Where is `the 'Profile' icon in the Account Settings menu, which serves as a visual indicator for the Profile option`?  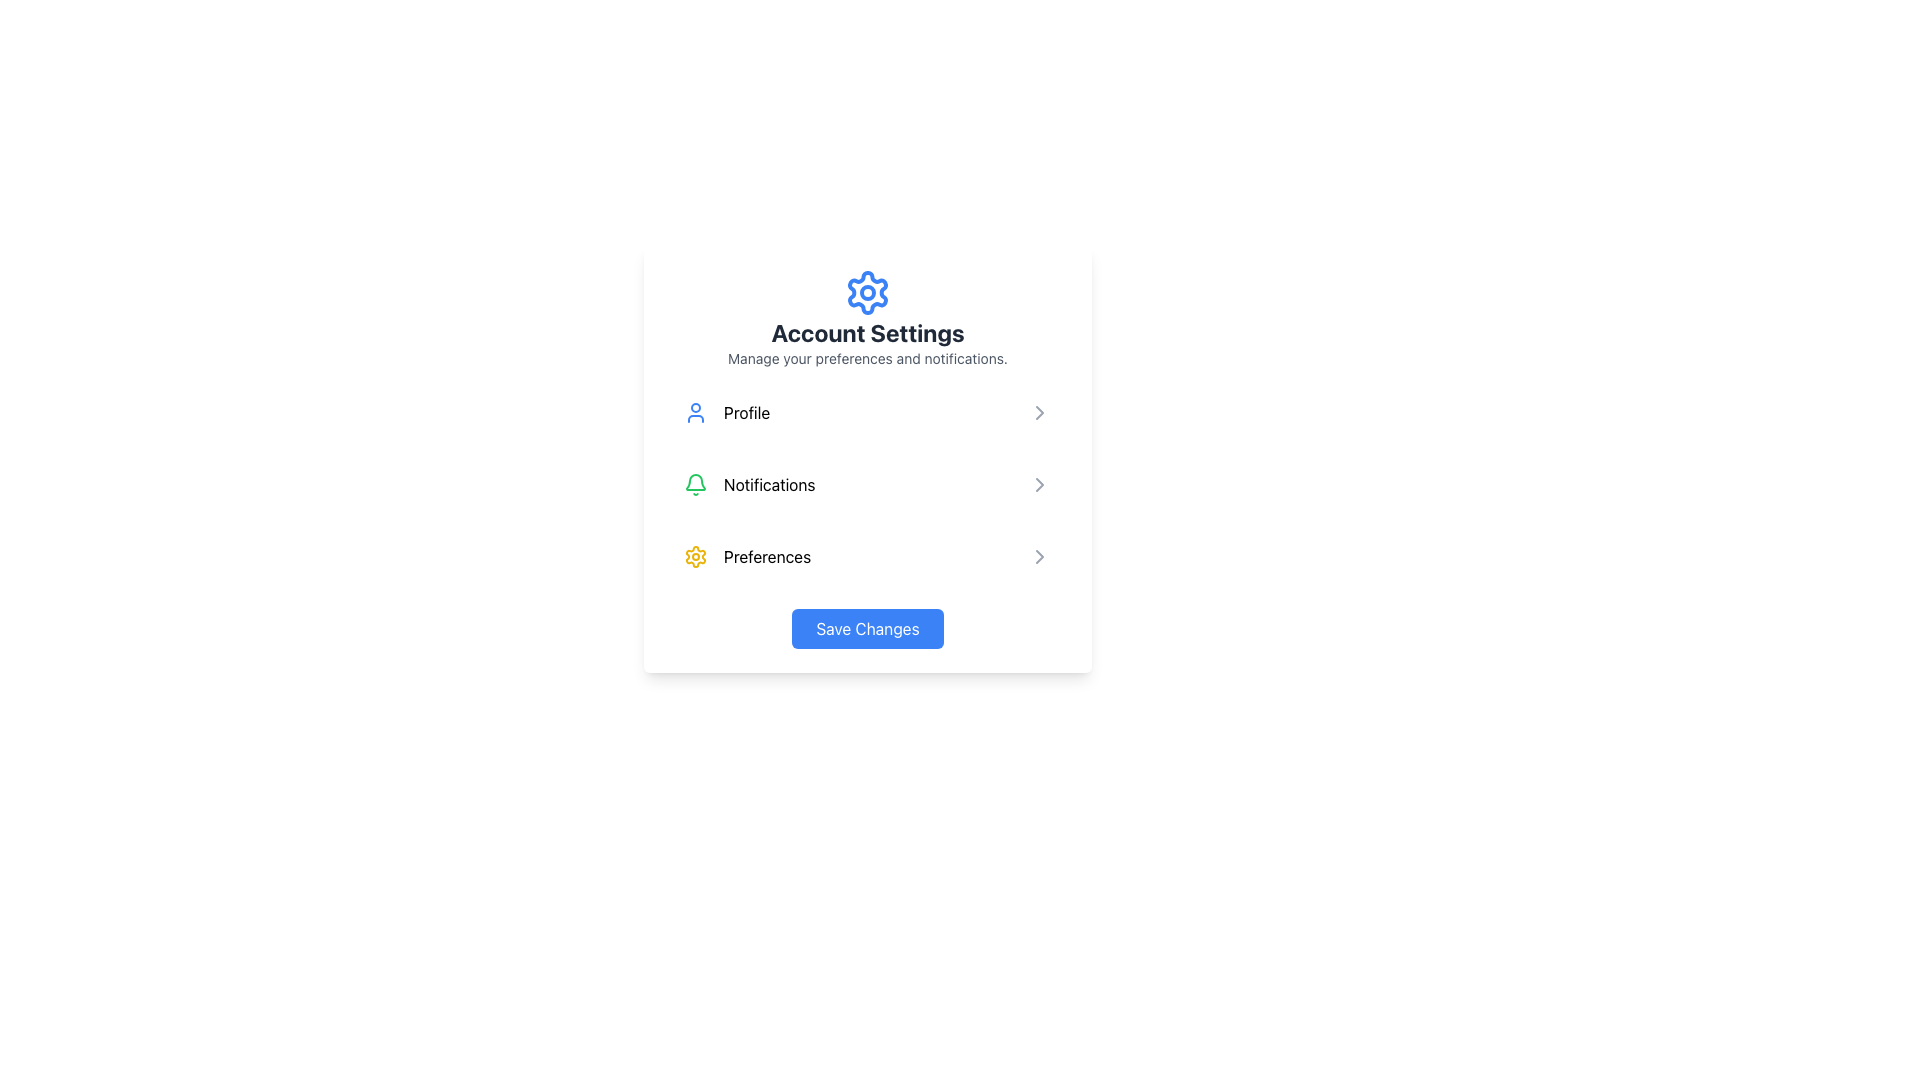 the 'Profile' icon in the Account Settings menu, which serves as a visual indicator for the Profile option is located at coordinates (696, 411).